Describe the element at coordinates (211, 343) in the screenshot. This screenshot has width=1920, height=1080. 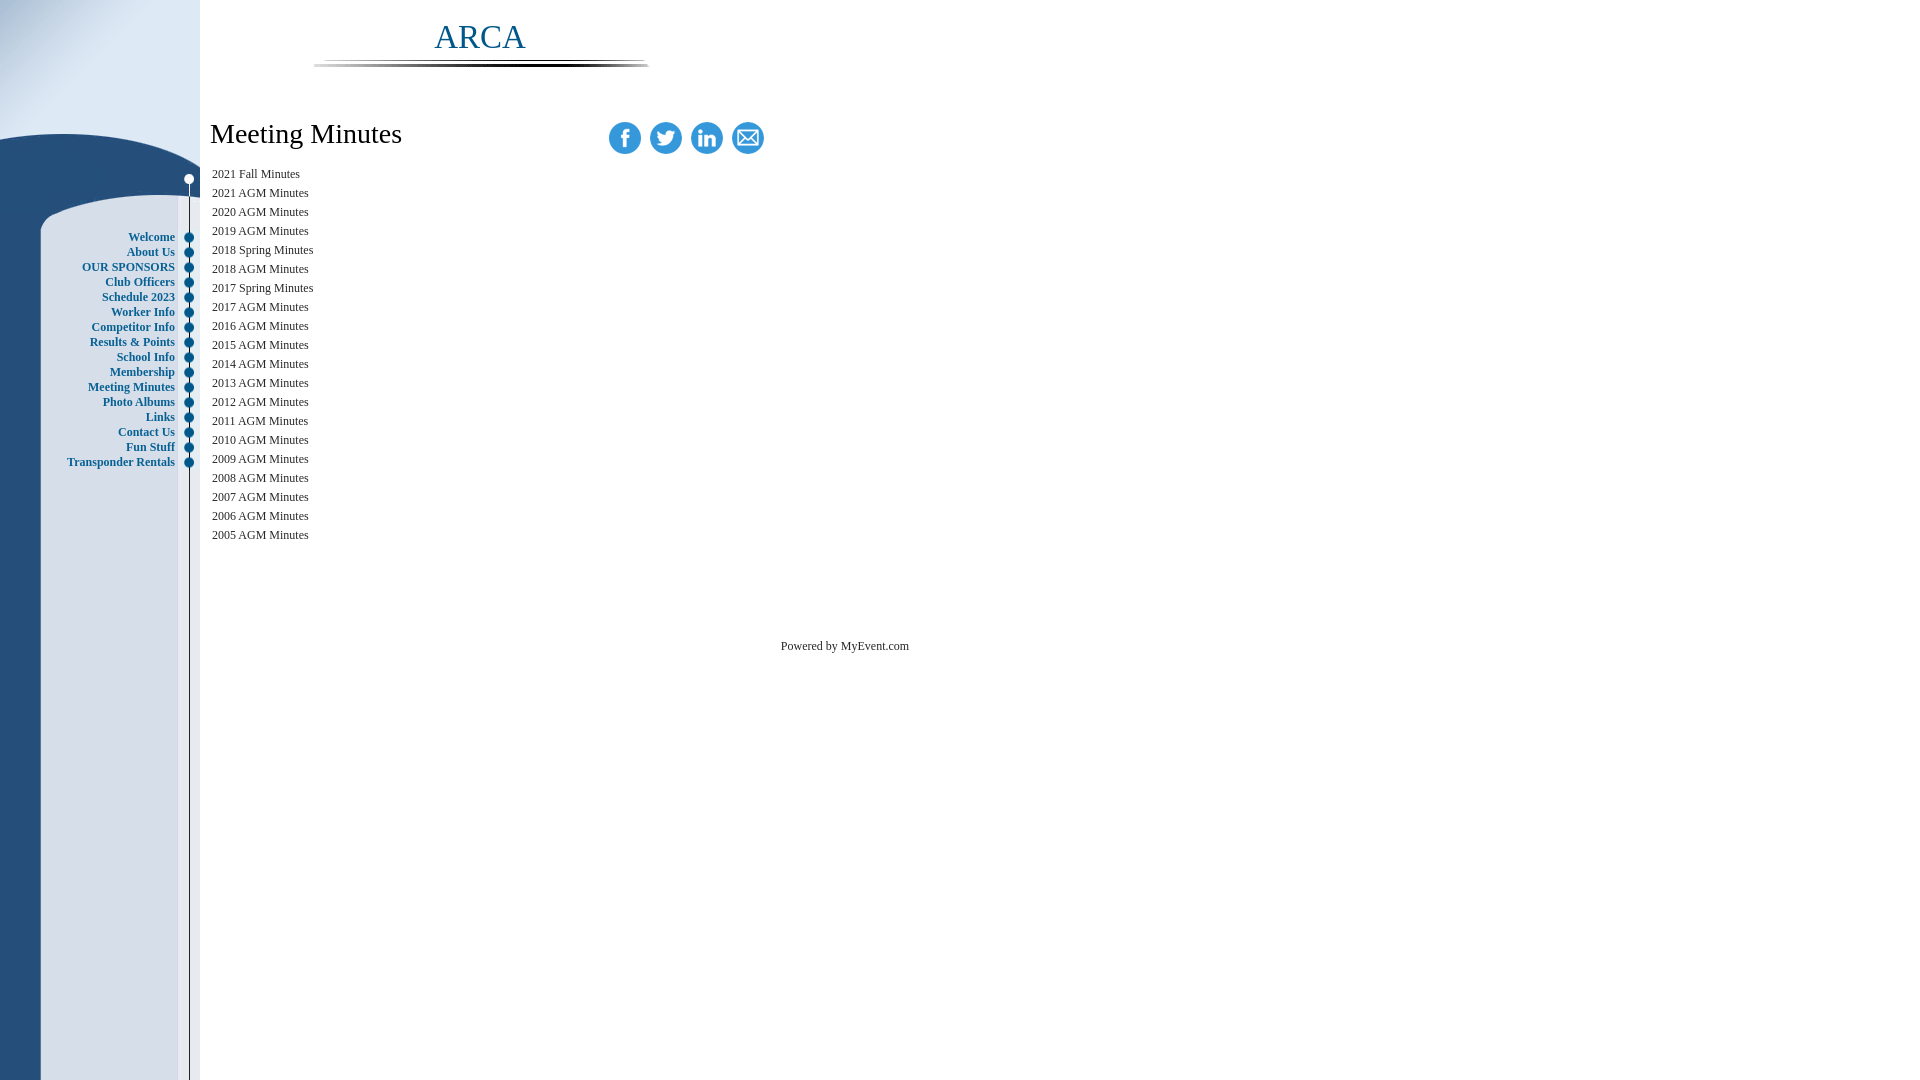
I see `'2015 AGM Minutes'` at that location.